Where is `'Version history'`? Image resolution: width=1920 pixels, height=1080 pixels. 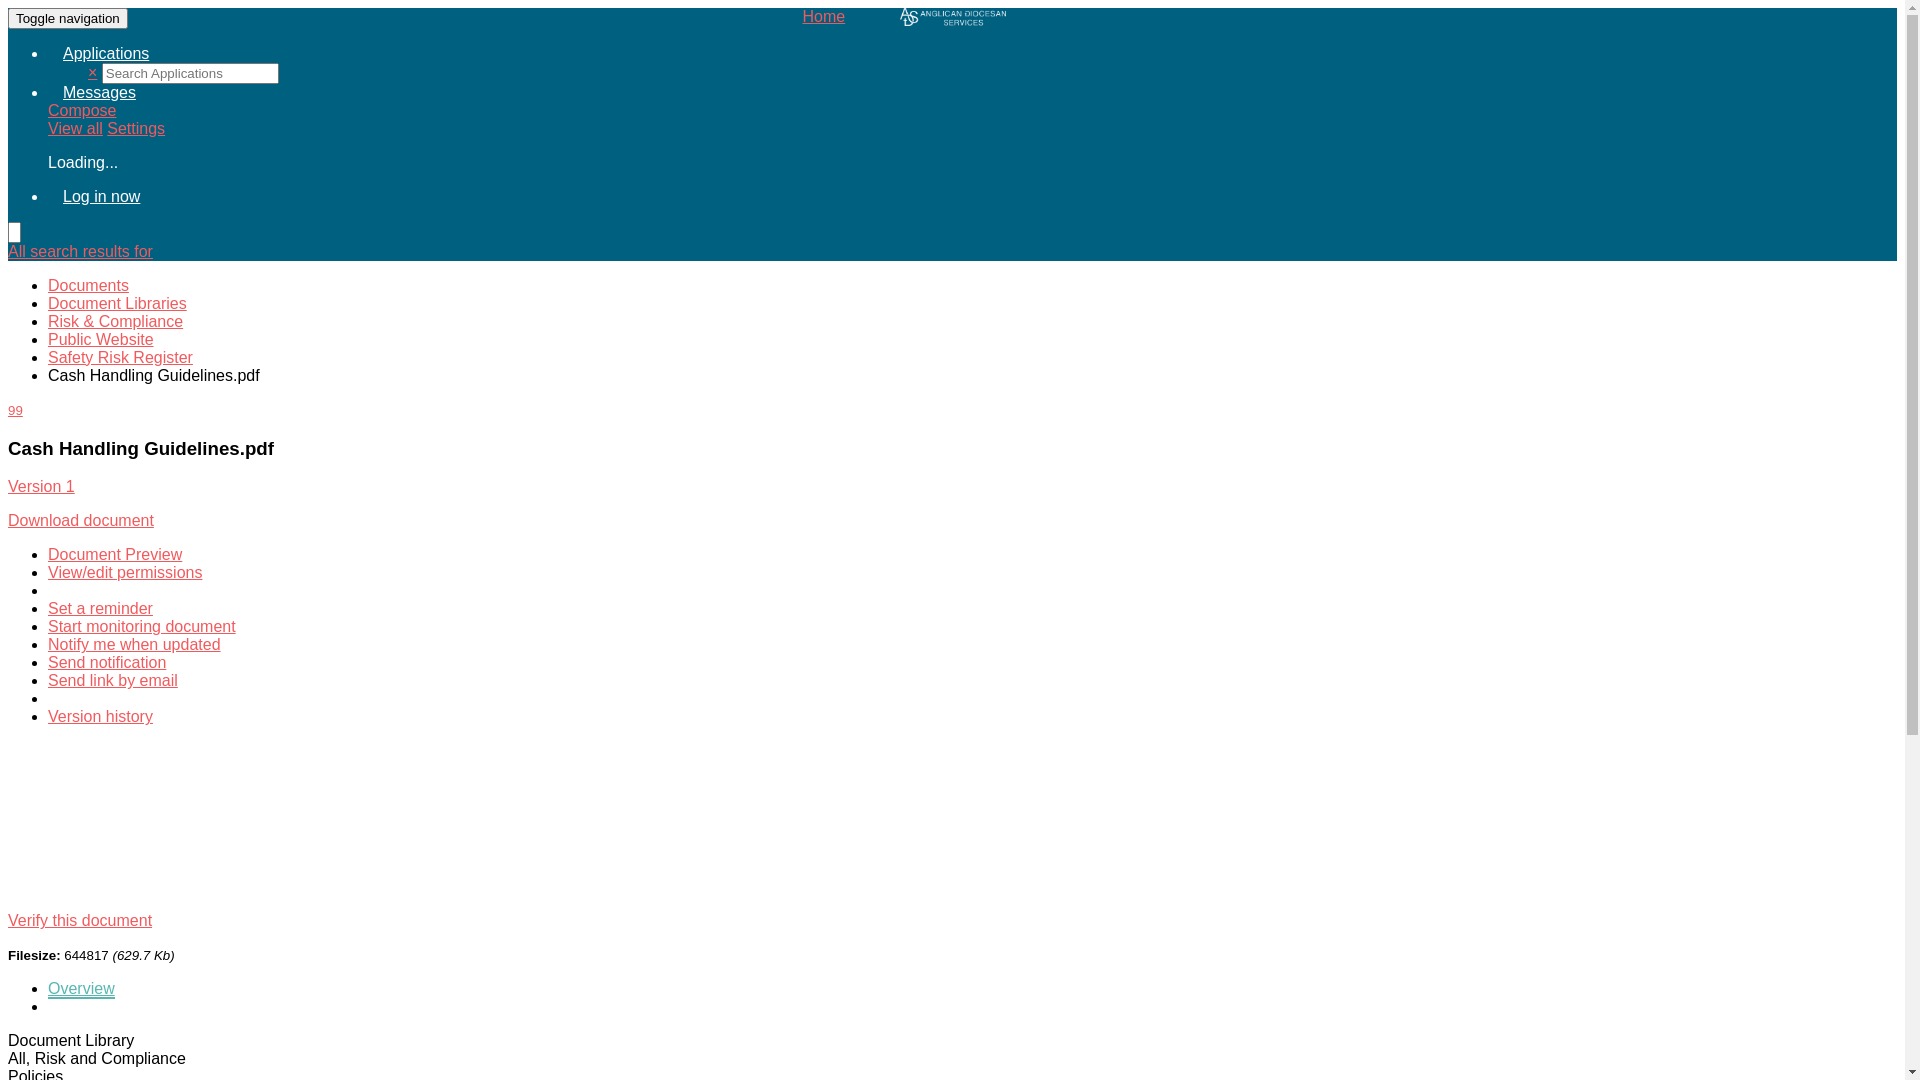
'Version history' is located at coordinates (99, 715).